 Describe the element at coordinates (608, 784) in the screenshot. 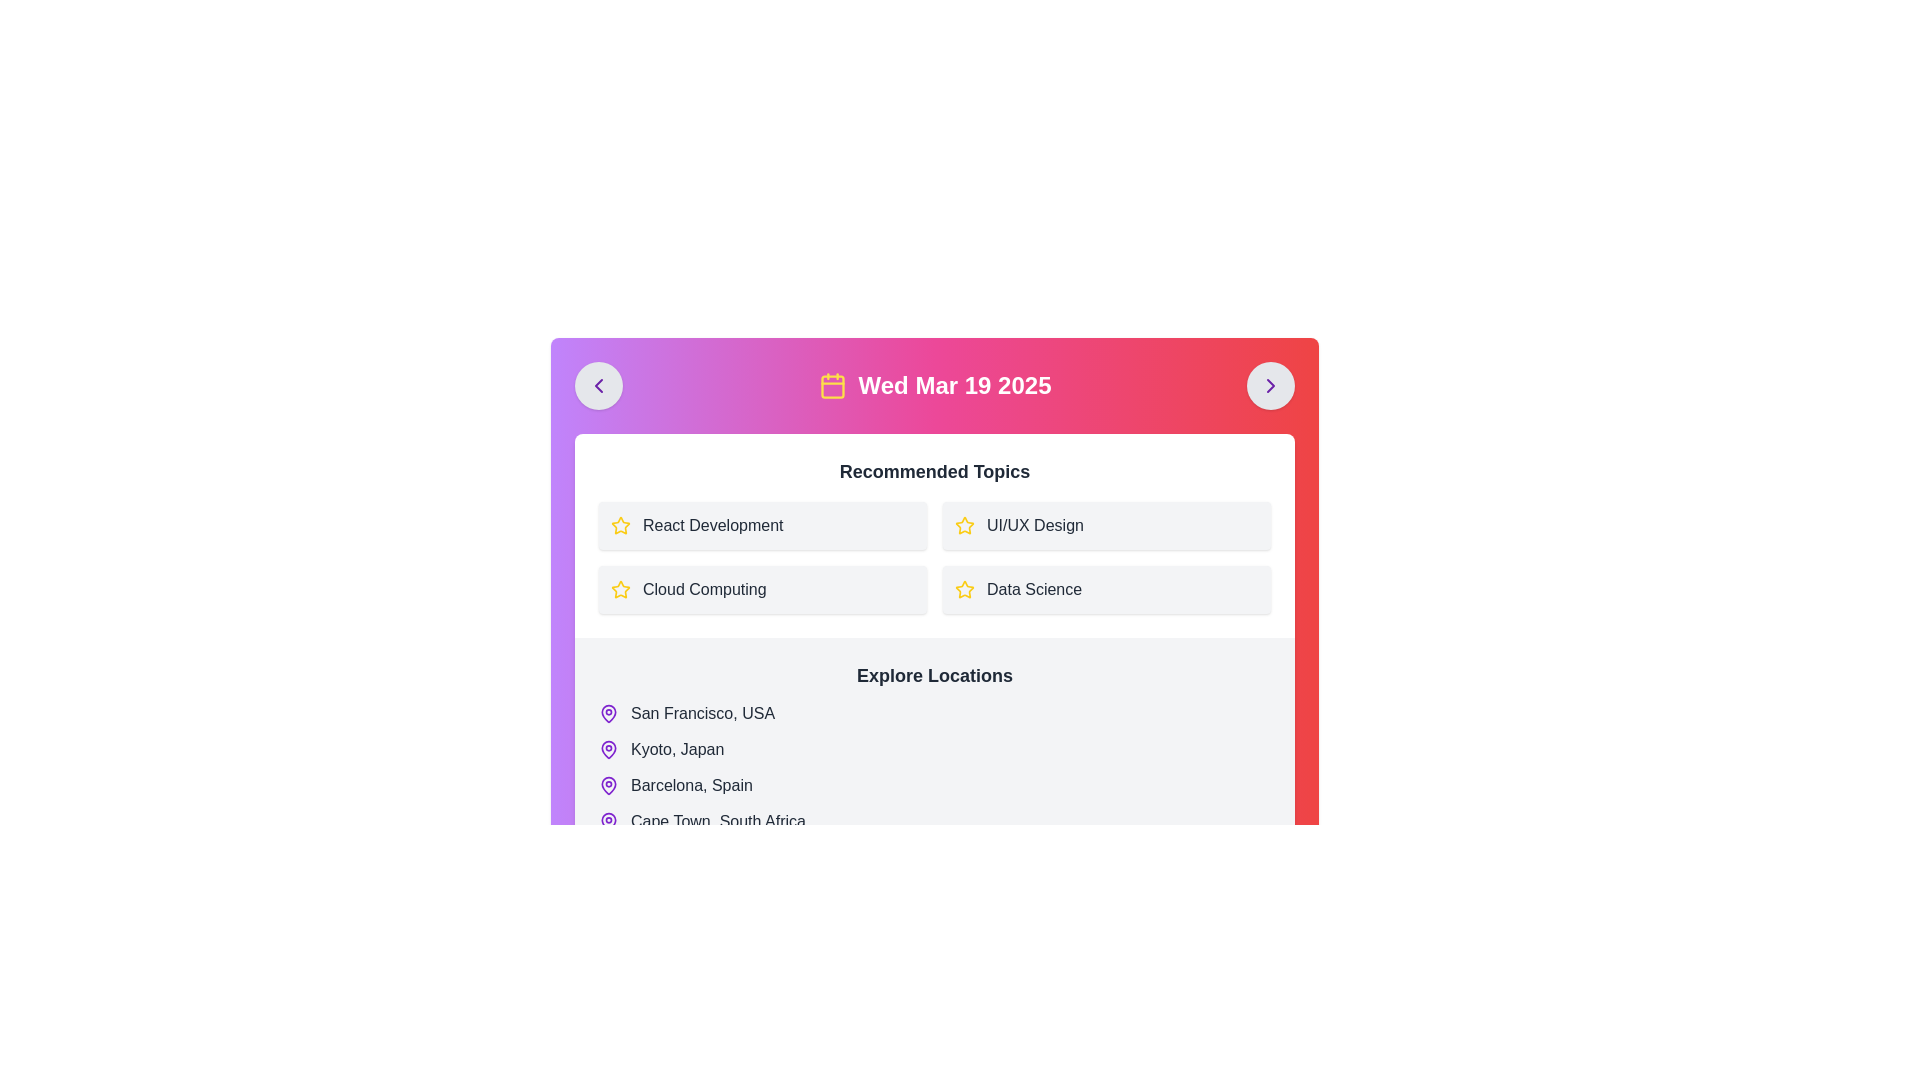

I see `the map pin icon indicating 'Barcelona, Spain' in the 'Explore Locations' list, which is the third entry in the list` at that location.